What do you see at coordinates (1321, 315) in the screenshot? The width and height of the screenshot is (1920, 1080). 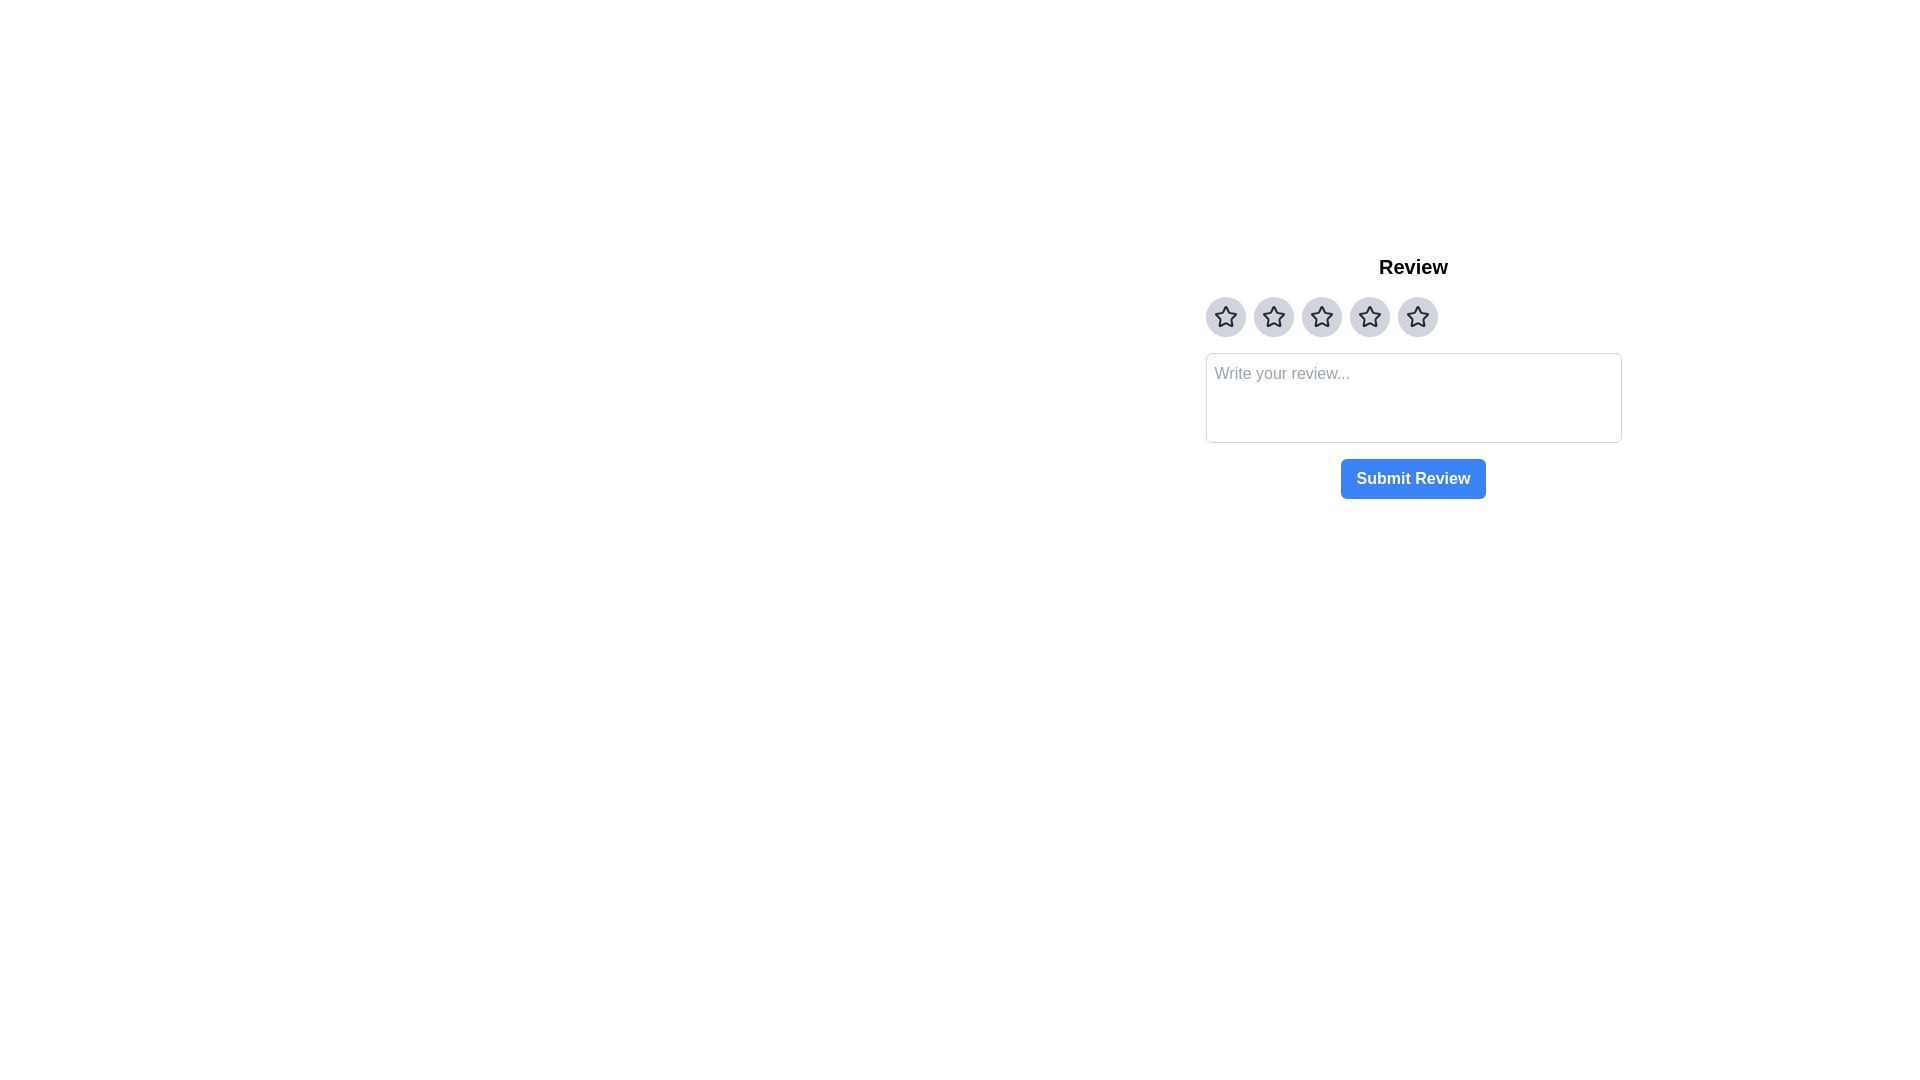 I see `the fourth star icon in the rating system` at bounding box center [1321, 315].